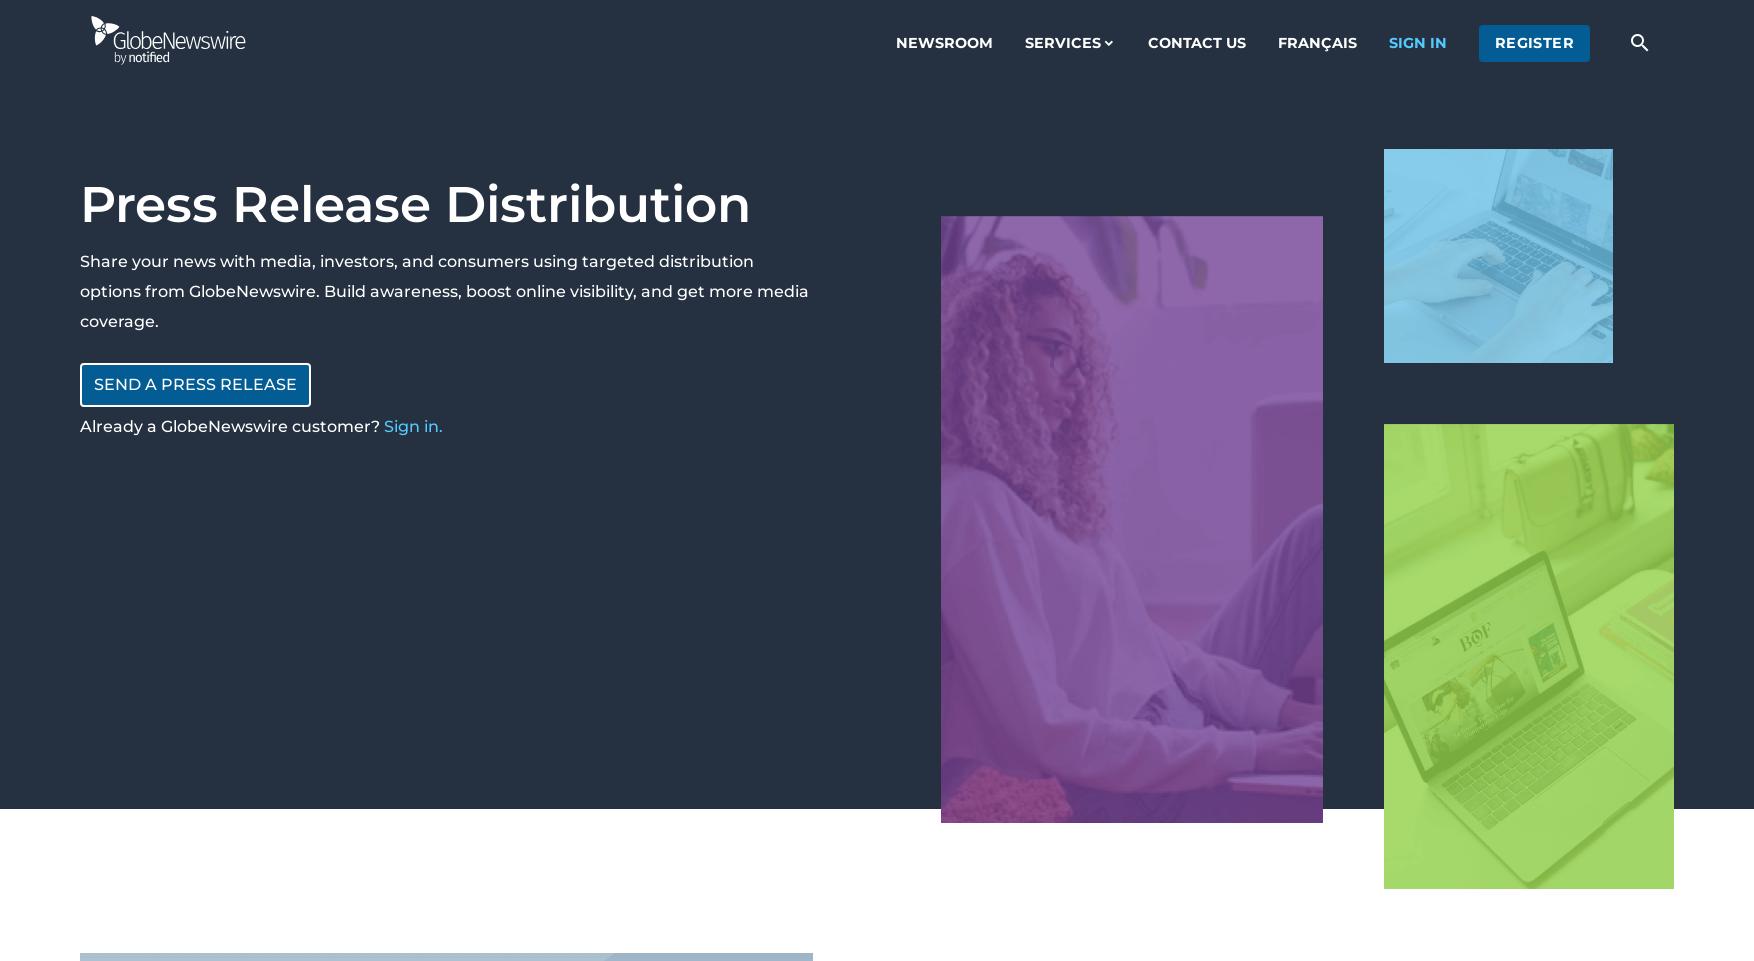 The width and height of the screenshot is (1754, 961). Describe the element at coordinates (1417, 40) in the screenshot. I see `'sign in'` at that location.